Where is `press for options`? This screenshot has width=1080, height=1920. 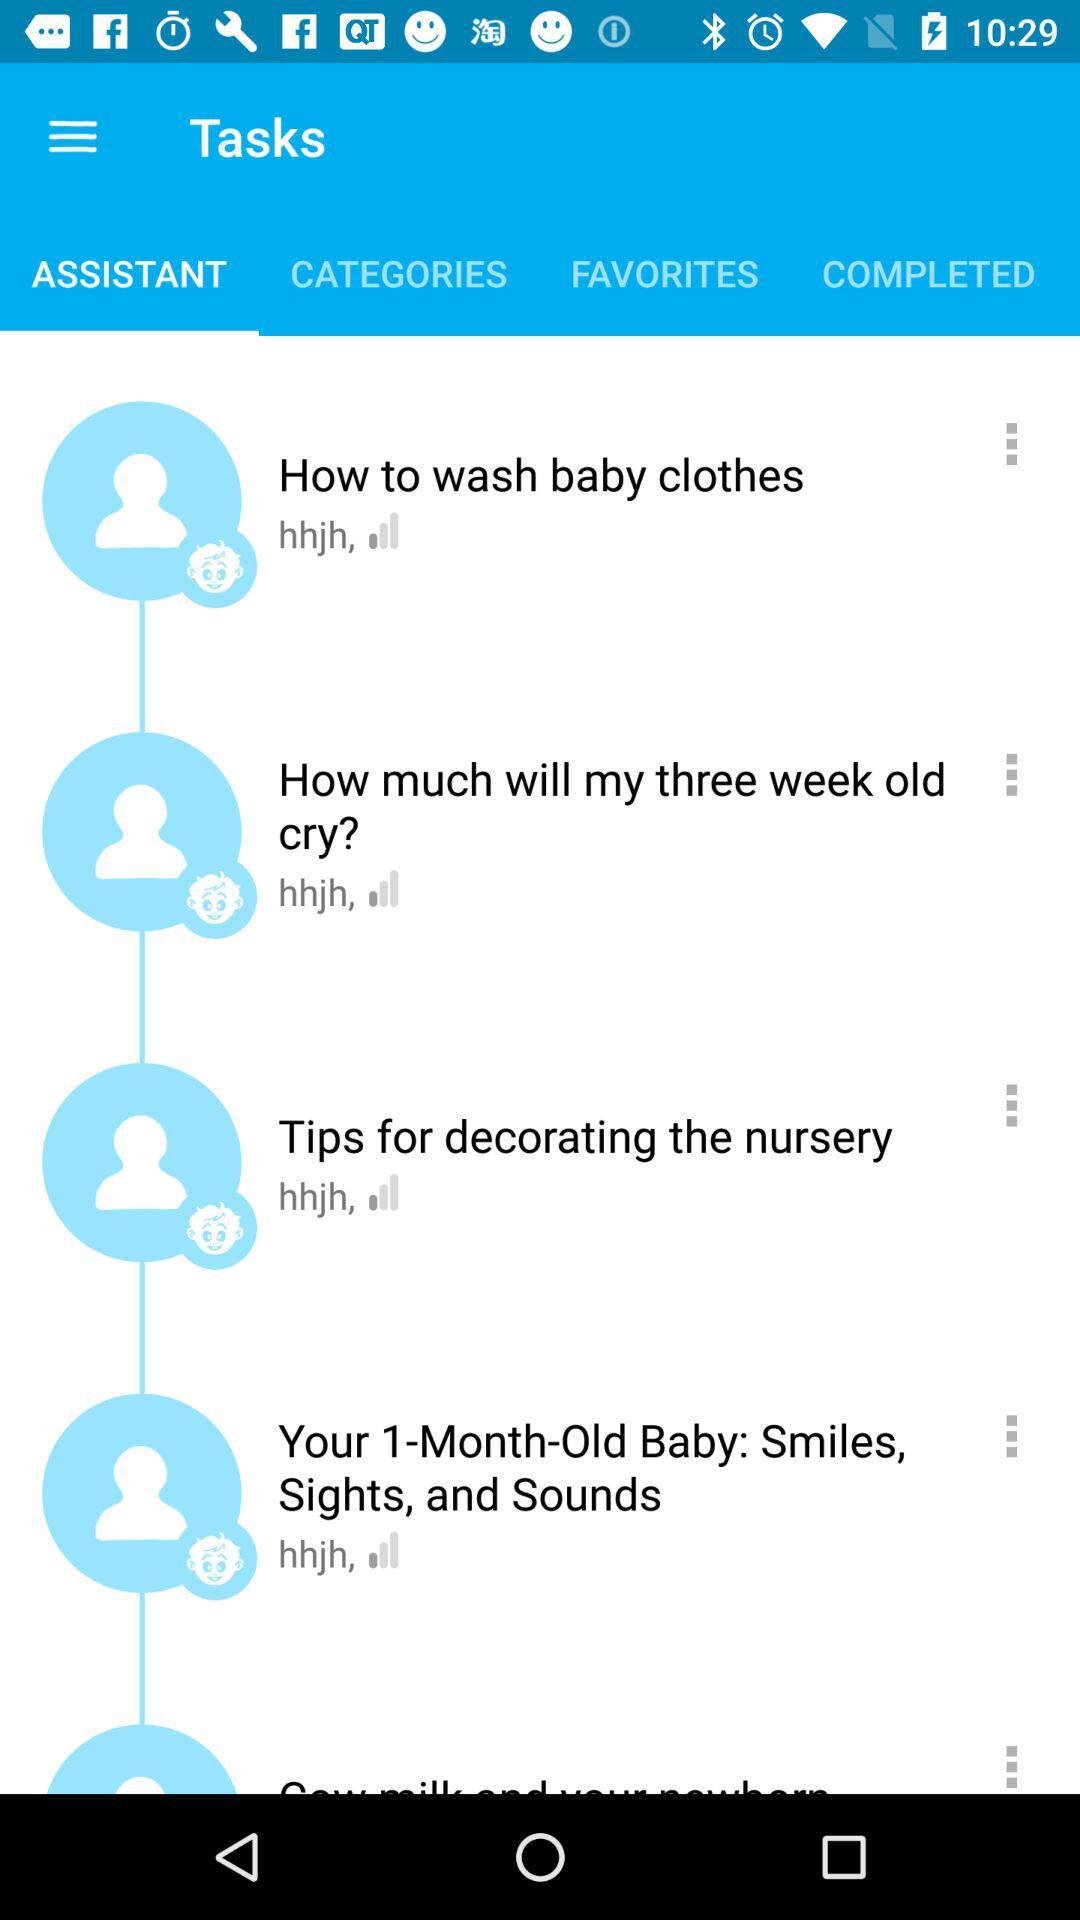
press for options is located at coordinates (1022, 1104).